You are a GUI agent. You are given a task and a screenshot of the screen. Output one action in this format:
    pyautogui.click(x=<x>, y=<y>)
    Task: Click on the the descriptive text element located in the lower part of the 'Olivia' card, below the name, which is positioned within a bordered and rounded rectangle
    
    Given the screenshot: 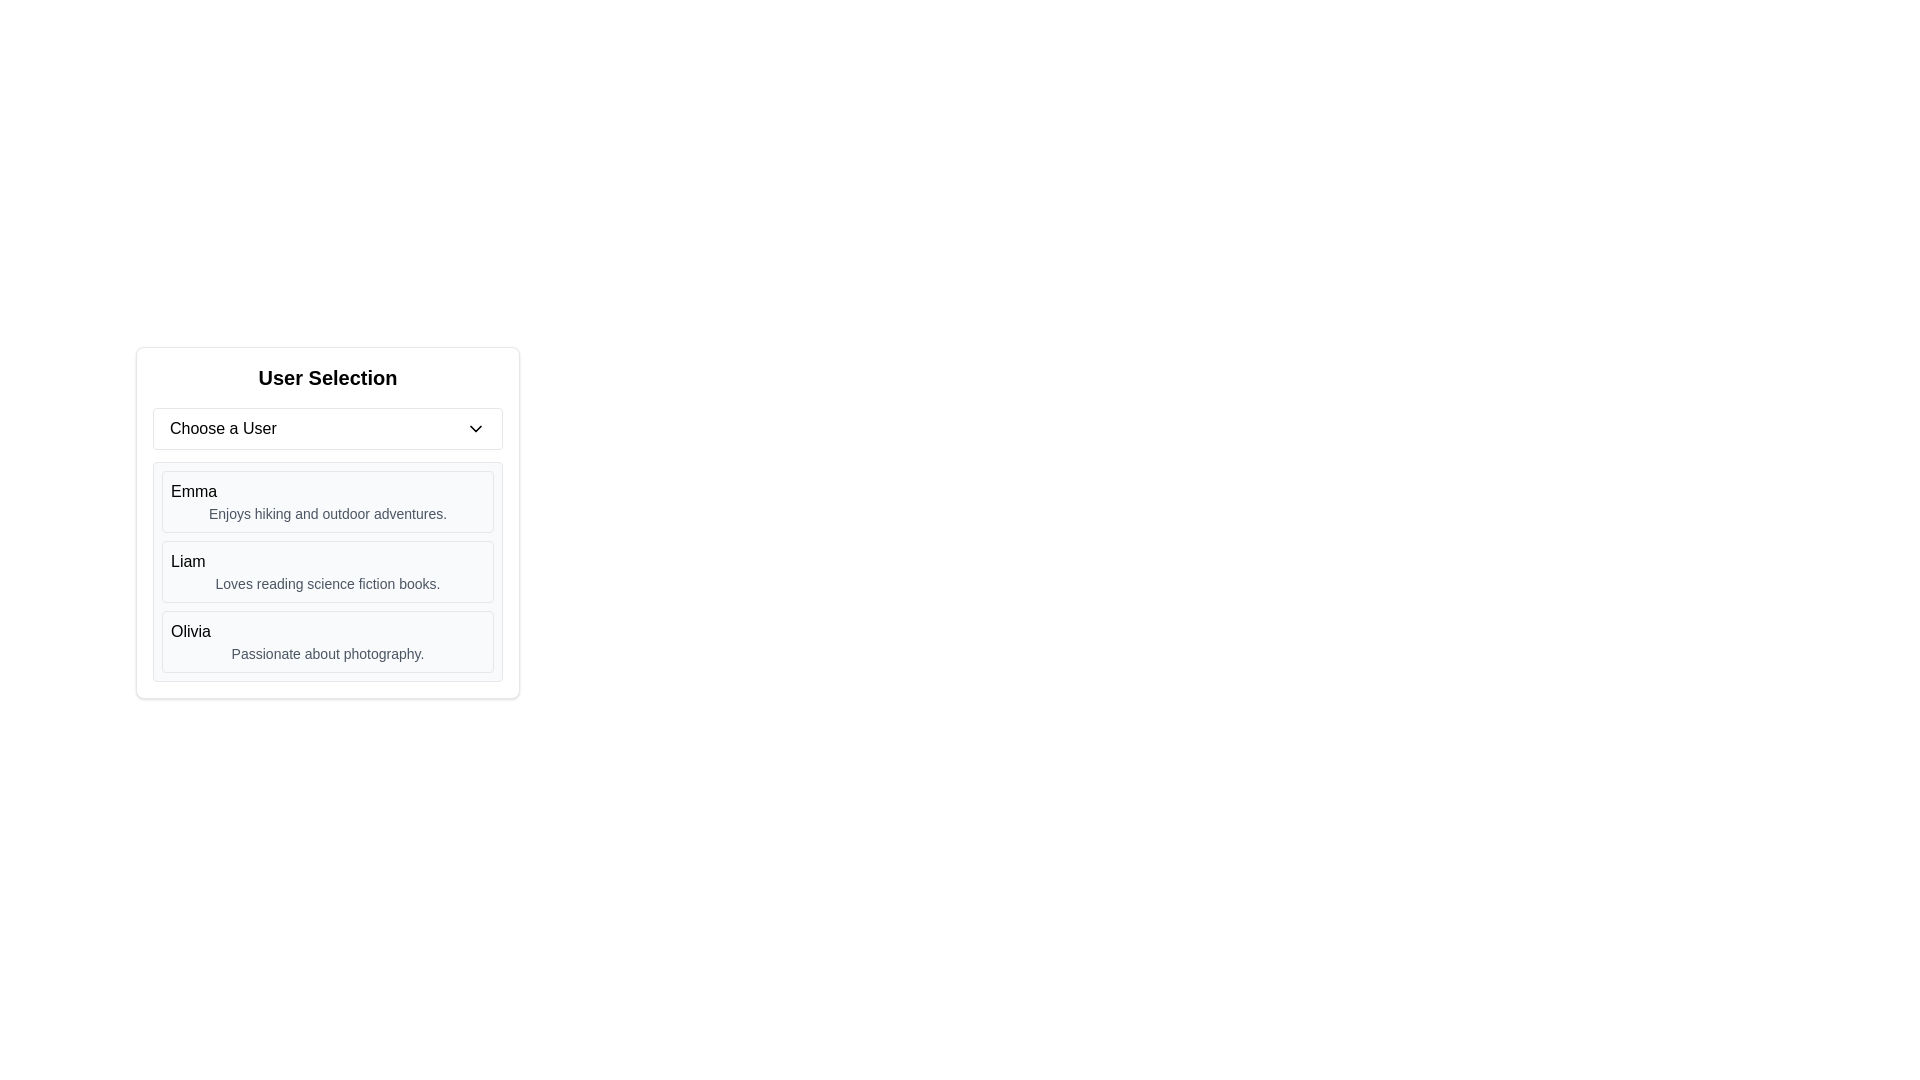 What is the action you would take?
    pyautogui.click(x=327, y=654)
    